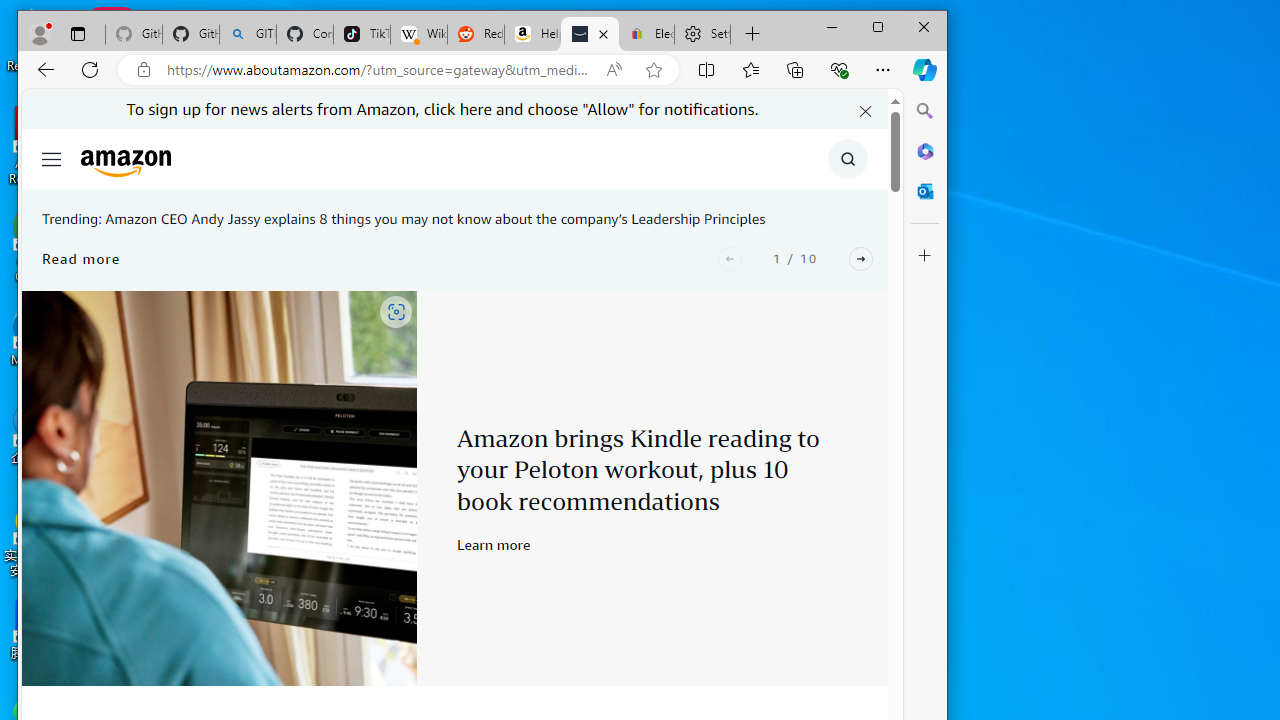 This screenshot has width=1280, height=720. What do you see at coordinates (475, 34) in the screenshot?
I see `'Reddit - Dive into anything'` at bounding box center [475, 34].